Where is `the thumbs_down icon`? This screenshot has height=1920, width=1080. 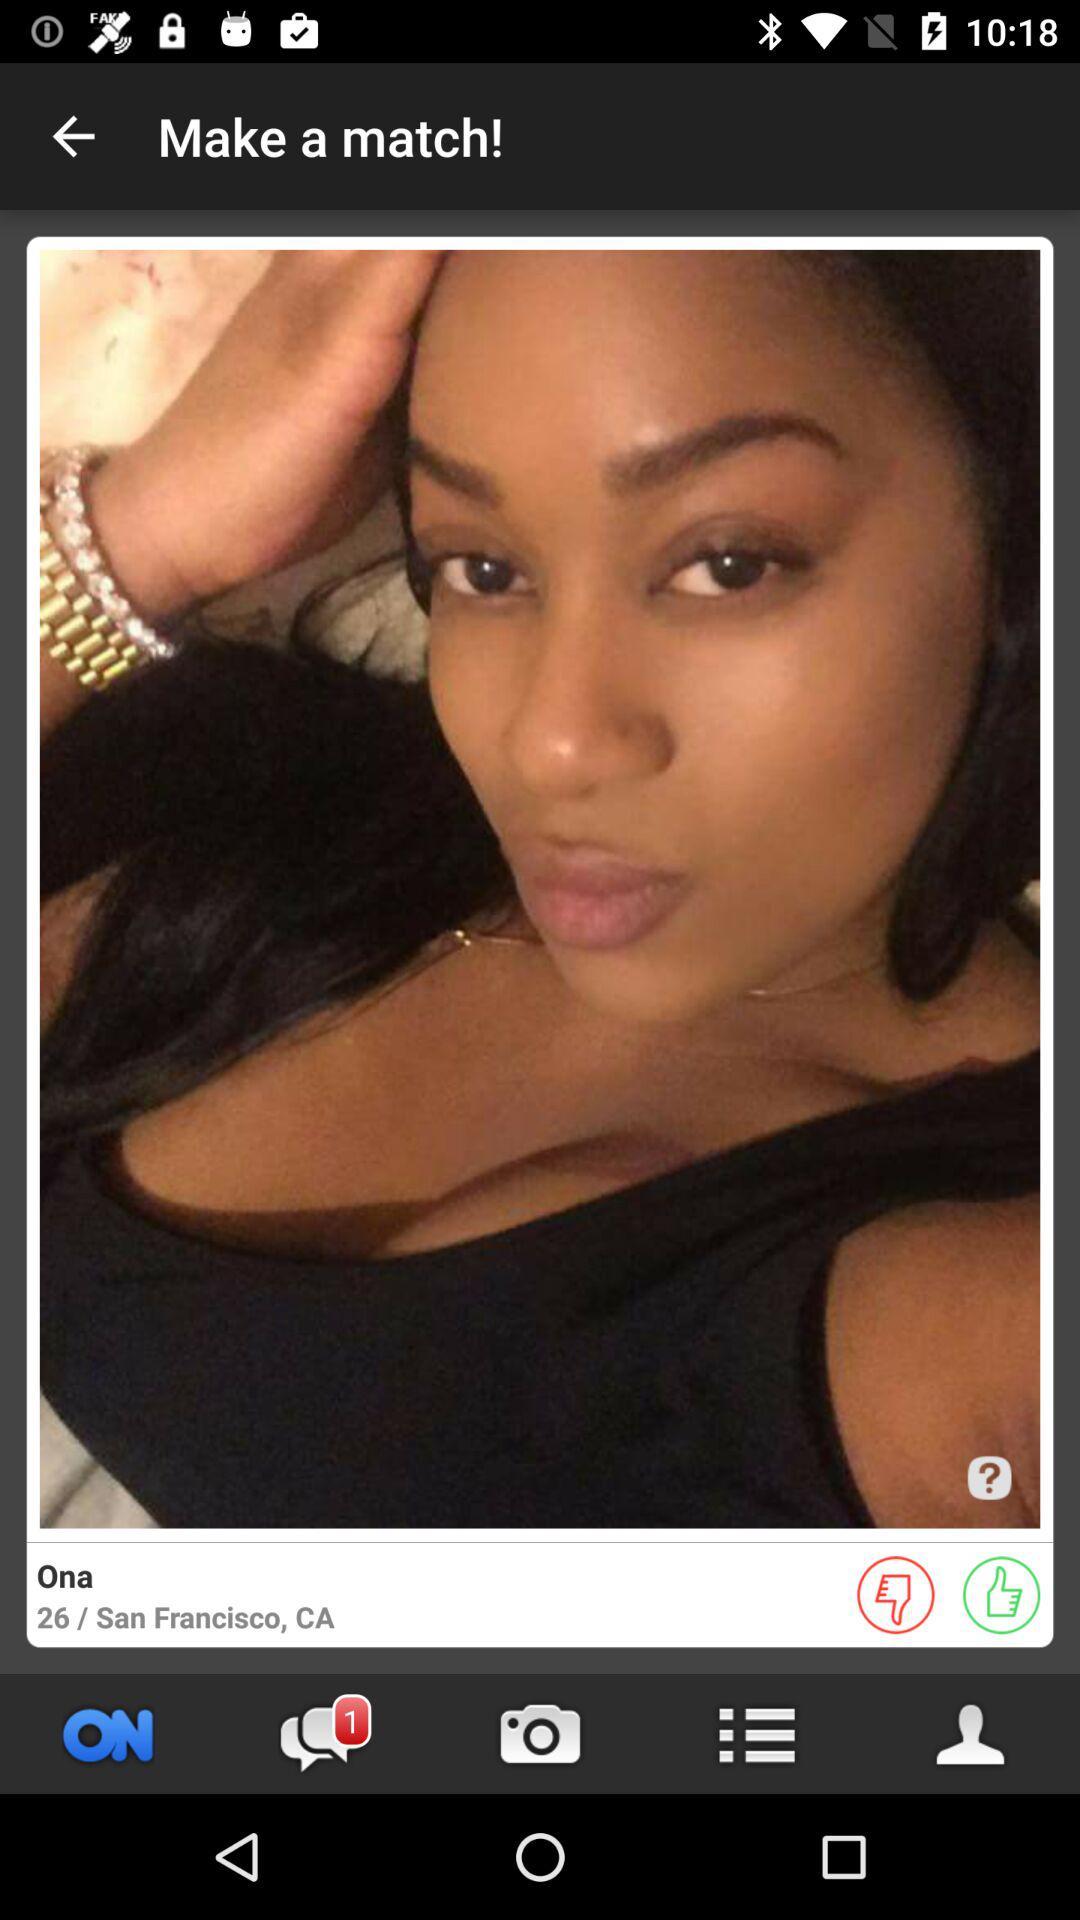 the thumbs_down icon is located at coordinates (895, 1594).